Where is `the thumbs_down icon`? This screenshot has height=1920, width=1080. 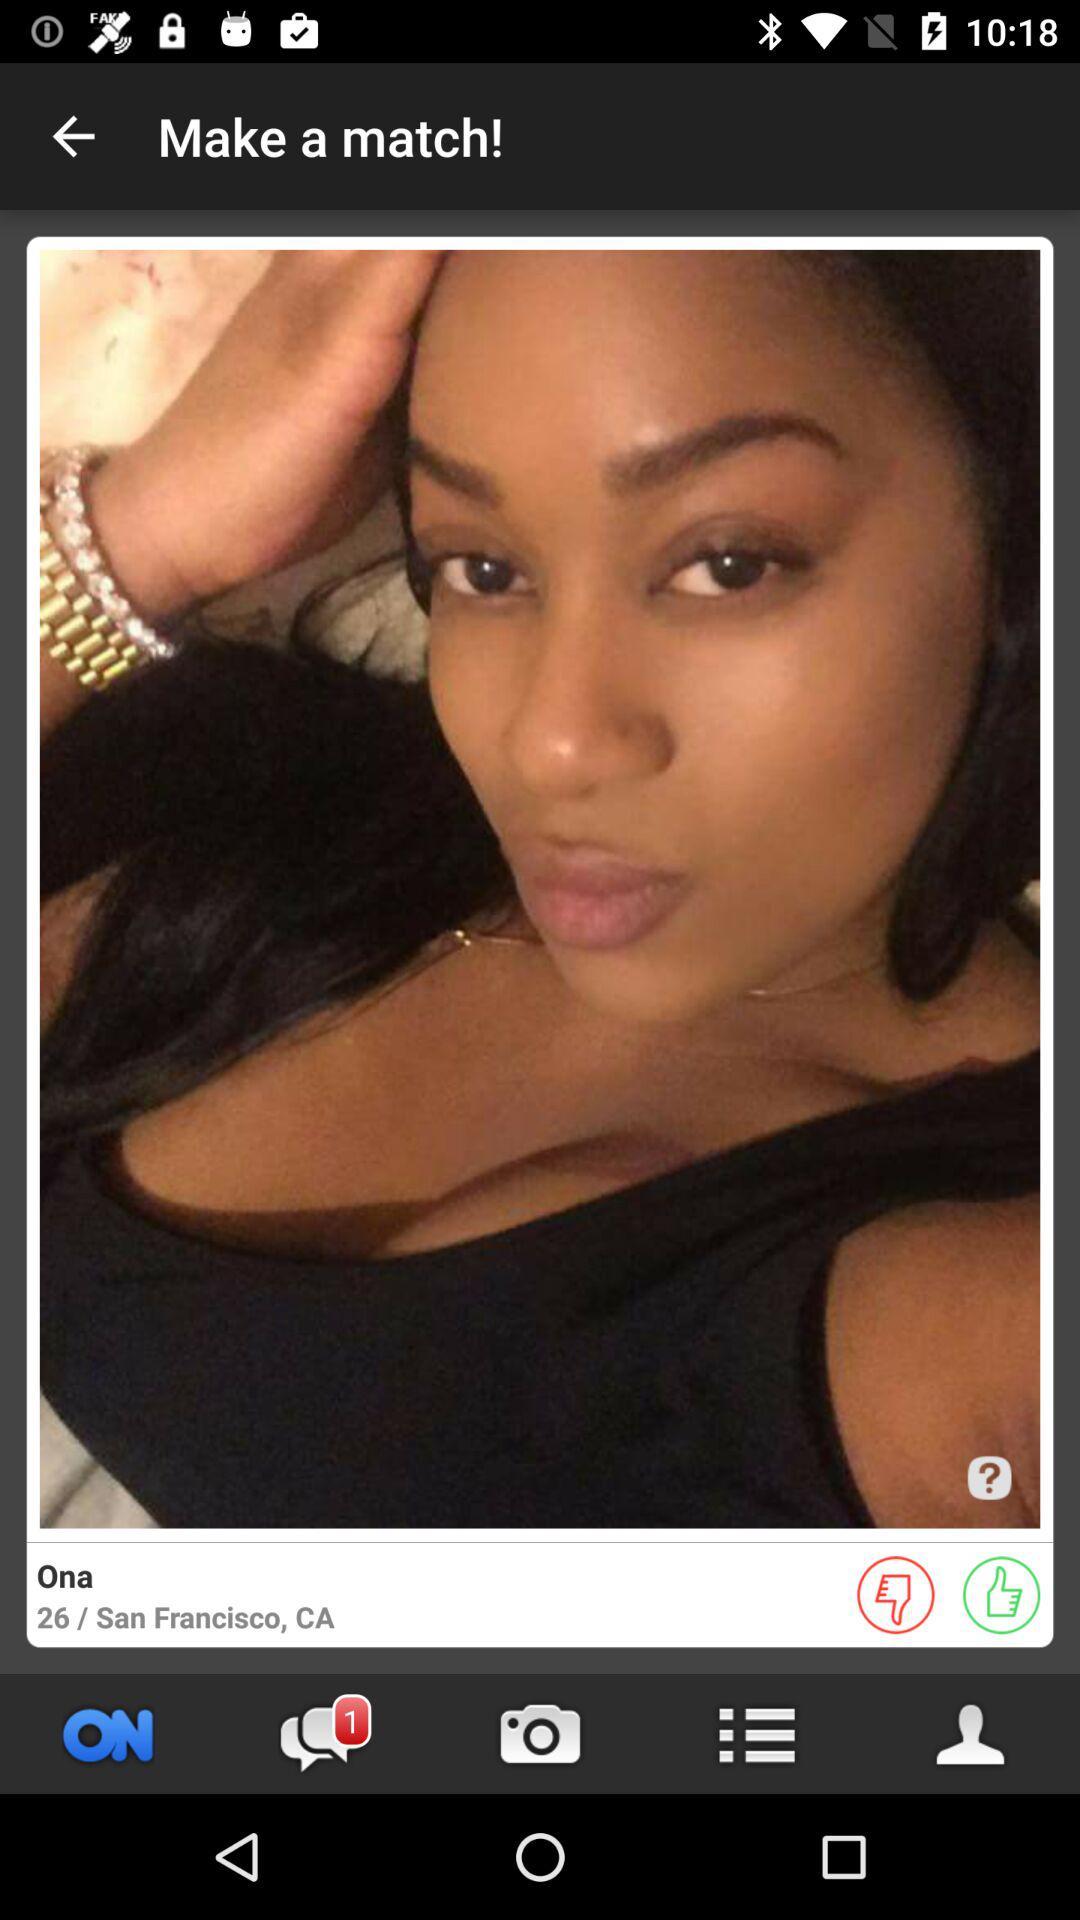 the thumbs_down icon is located at coordinates (895, 1594).